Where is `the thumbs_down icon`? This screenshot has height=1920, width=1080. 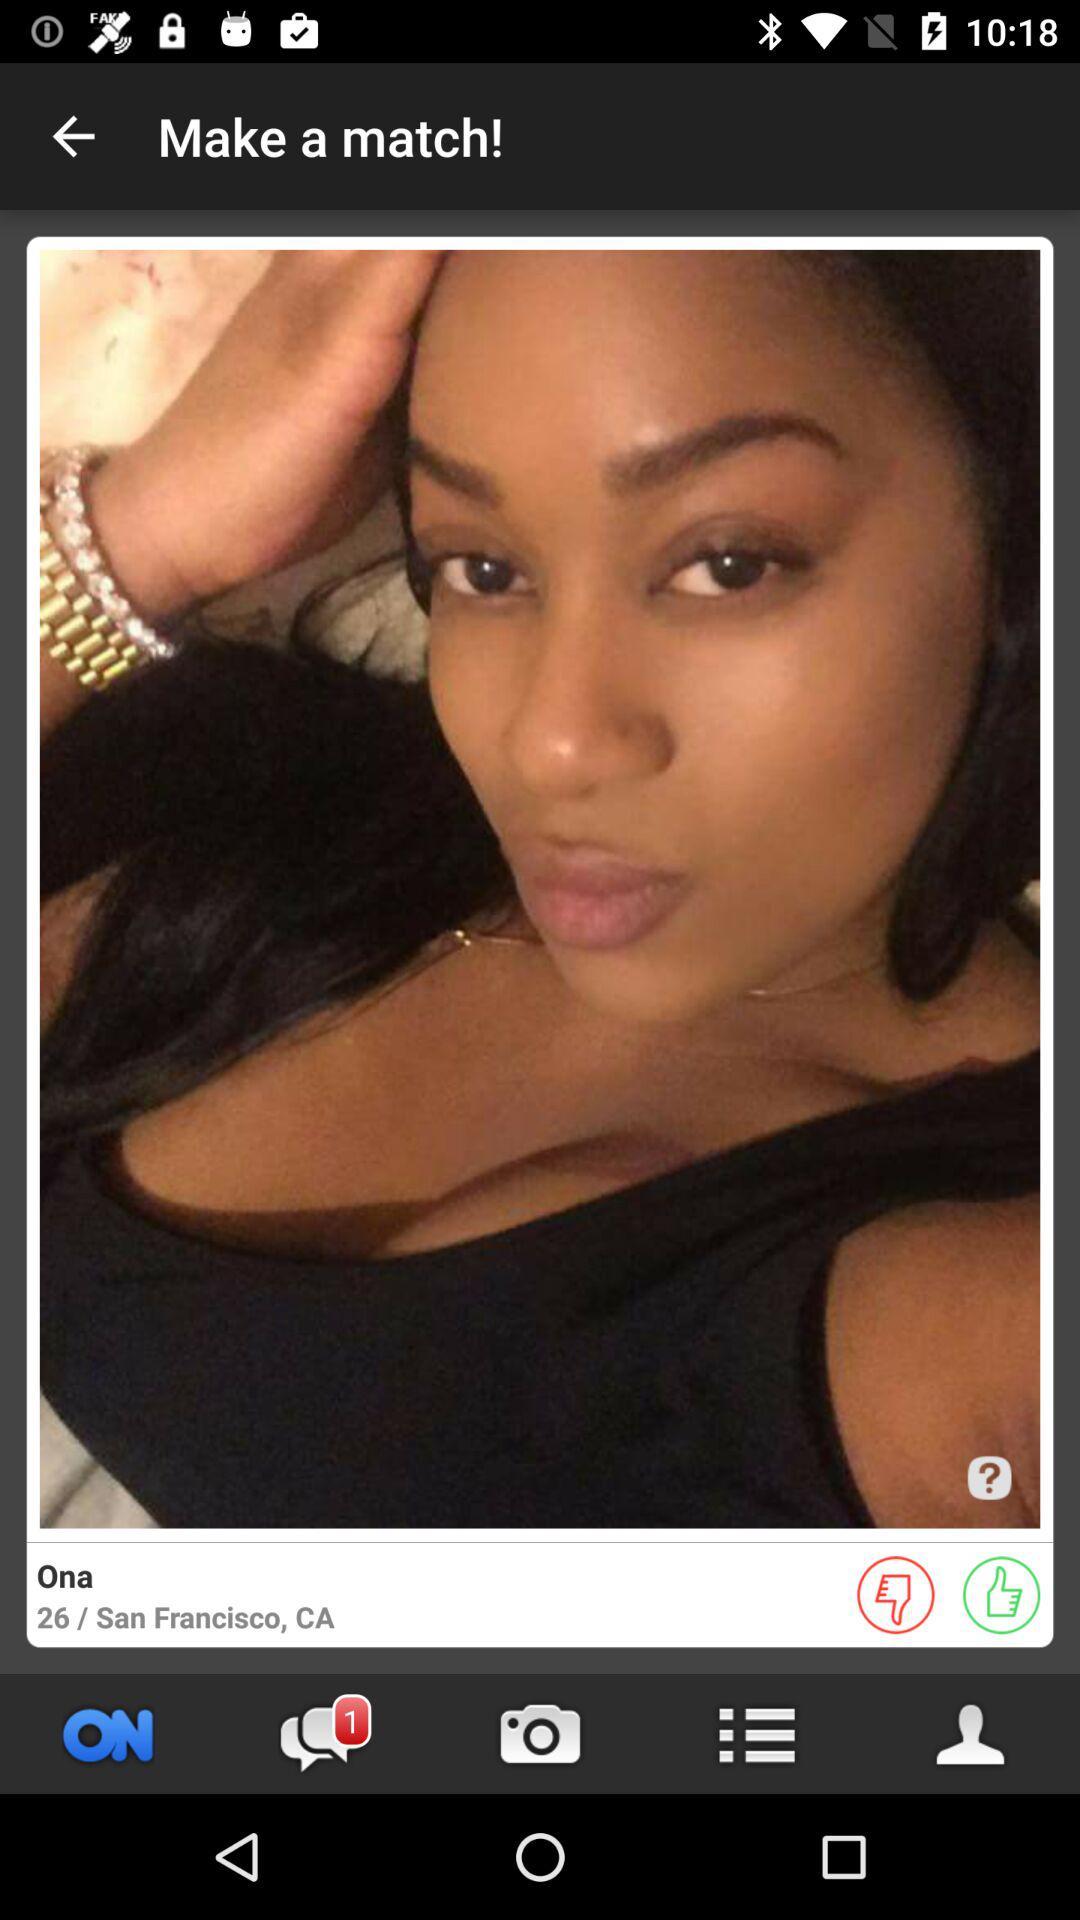 the thumbs_down icon is located at coordinates (895, 1594).